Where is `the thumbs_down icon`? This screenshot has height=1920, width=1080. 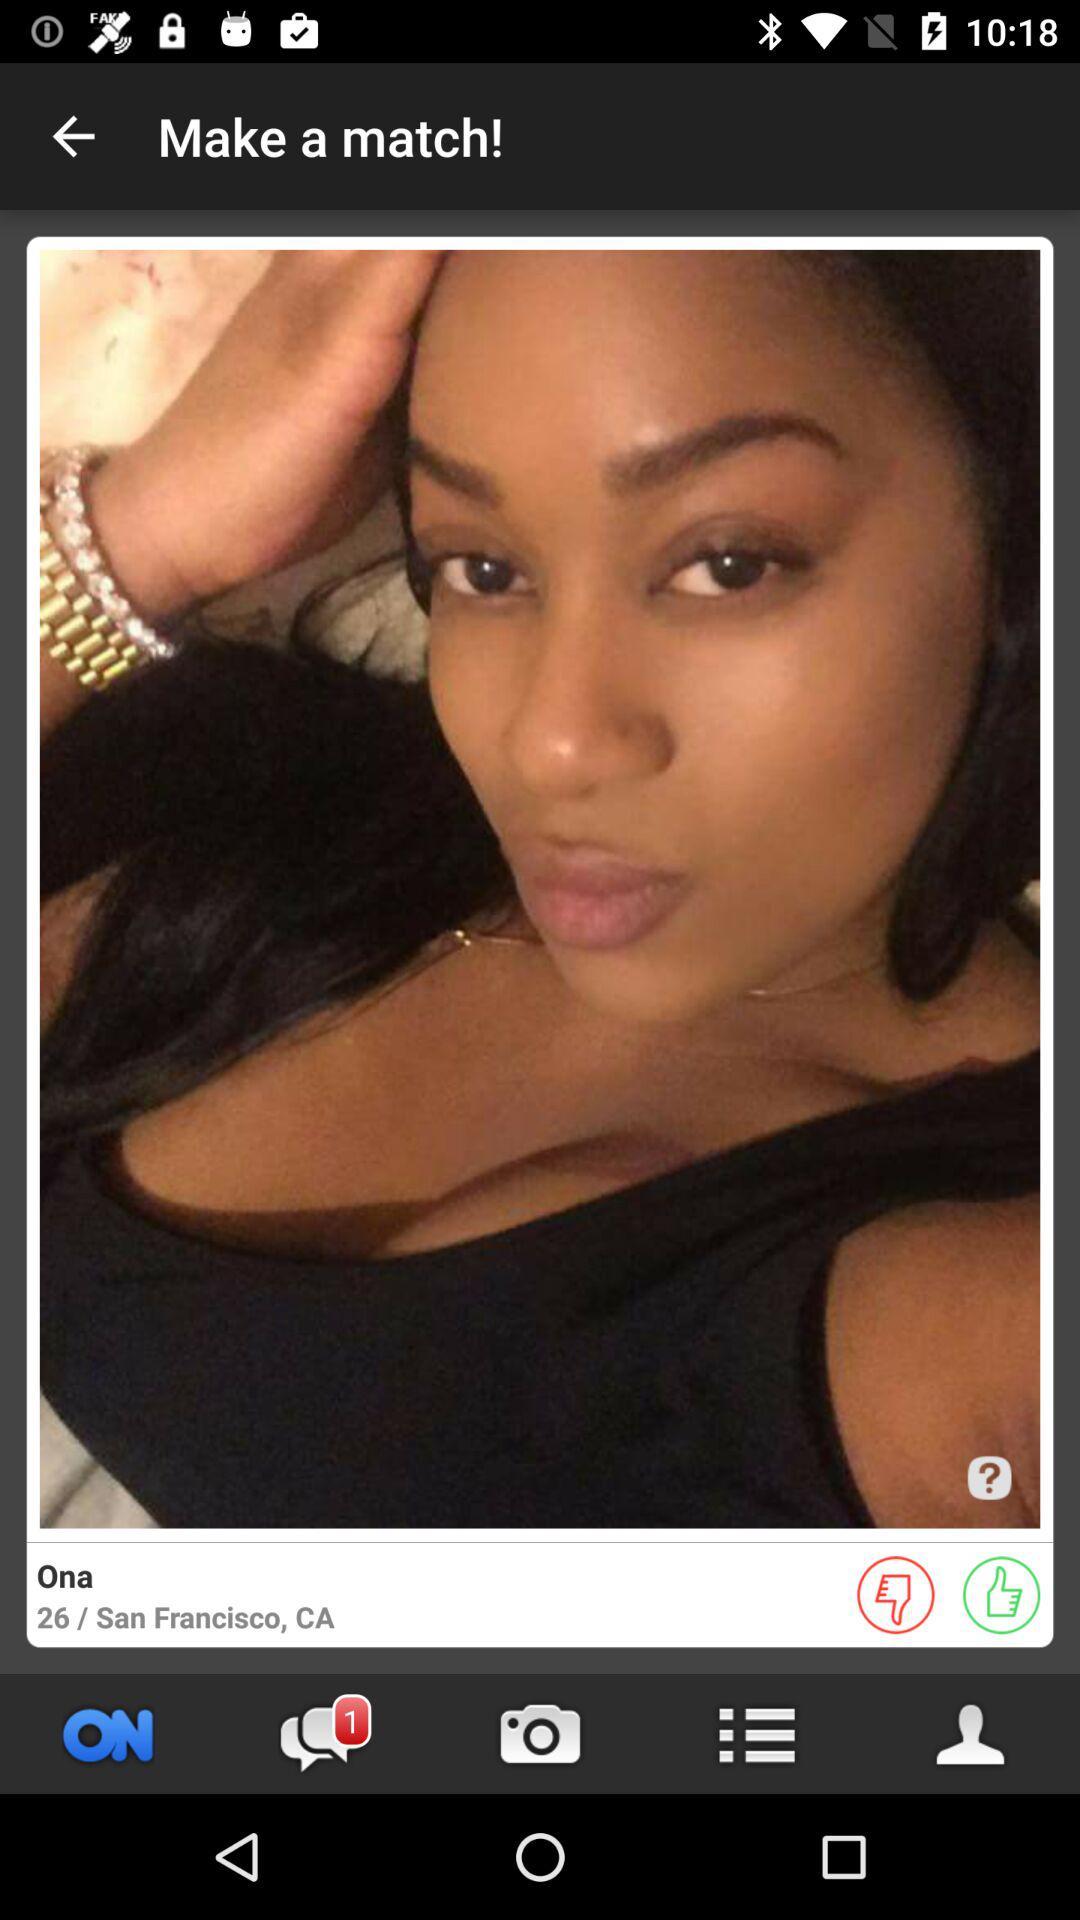 the thumbs_down icon is located at coordinates (895, 1594).